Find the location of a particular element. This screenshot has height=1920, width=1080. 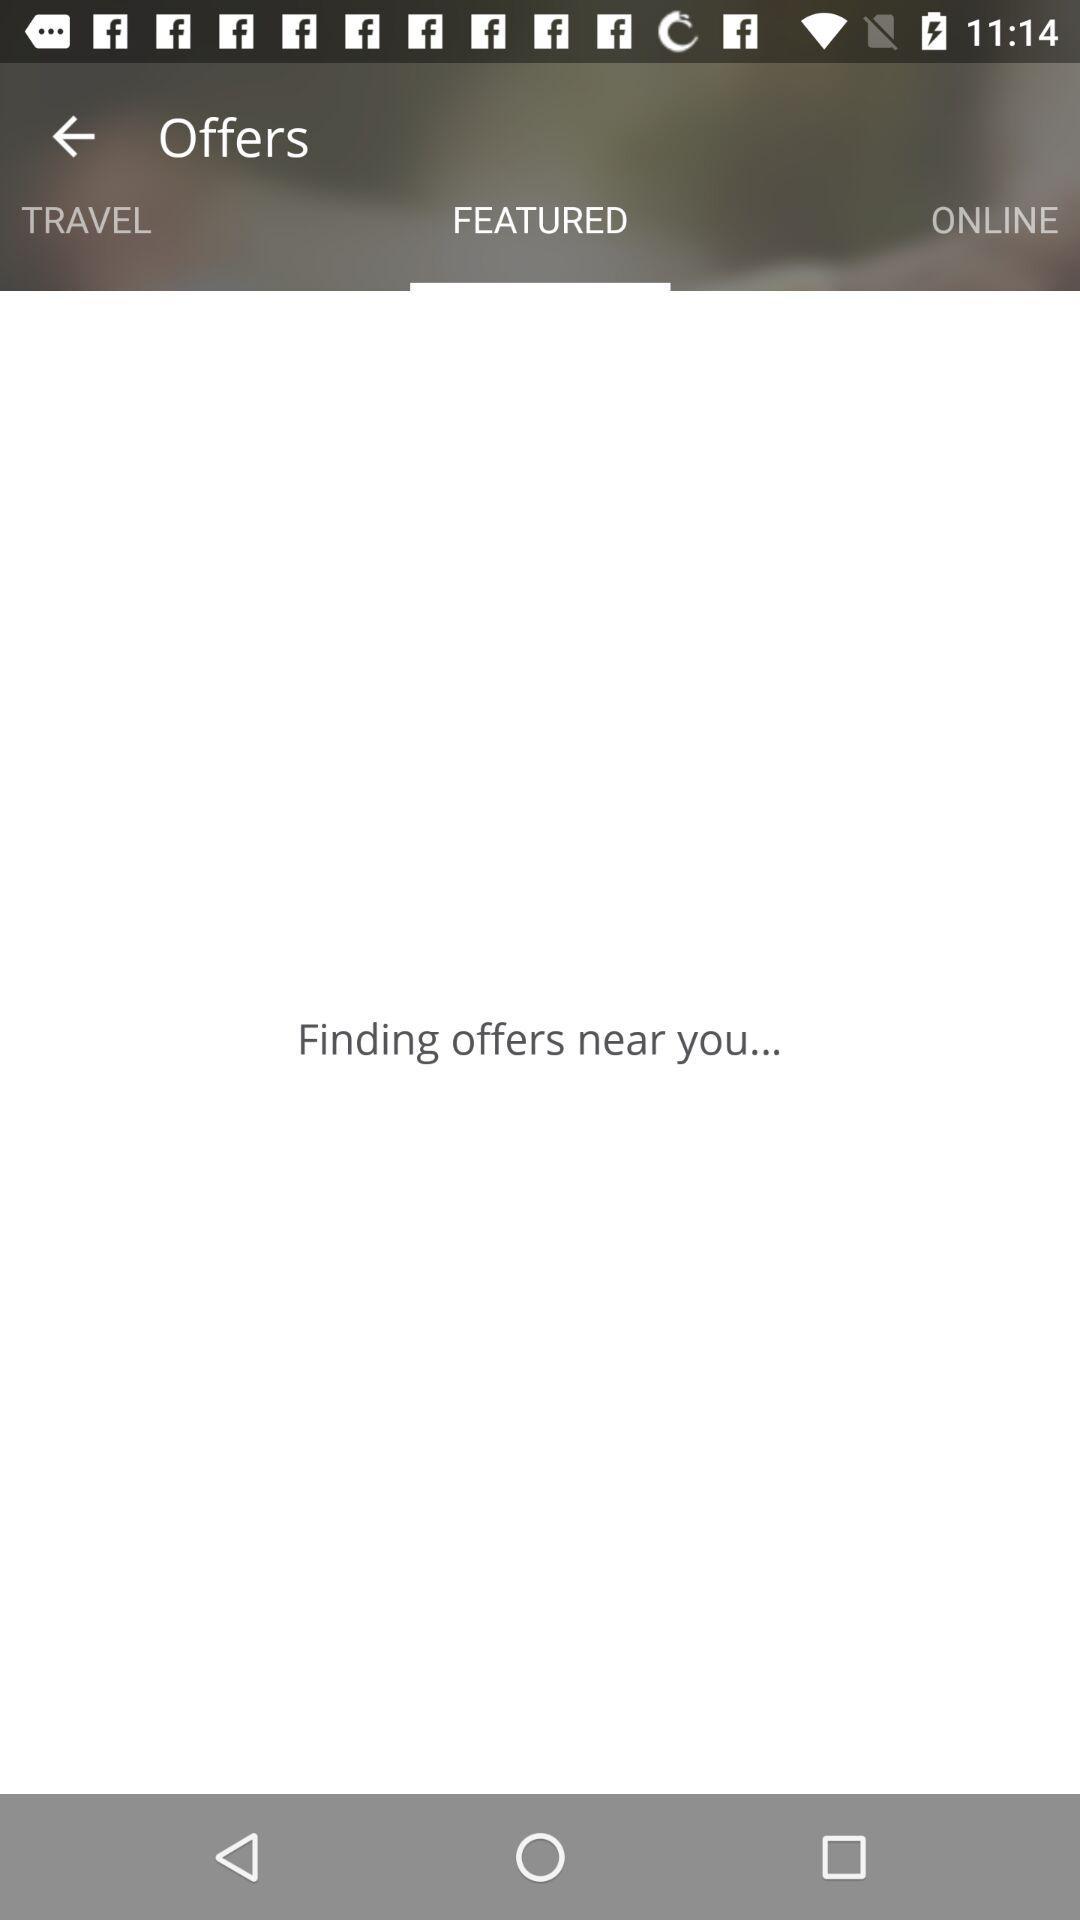

app next to the featured icon is located at coordinates (85, 219).